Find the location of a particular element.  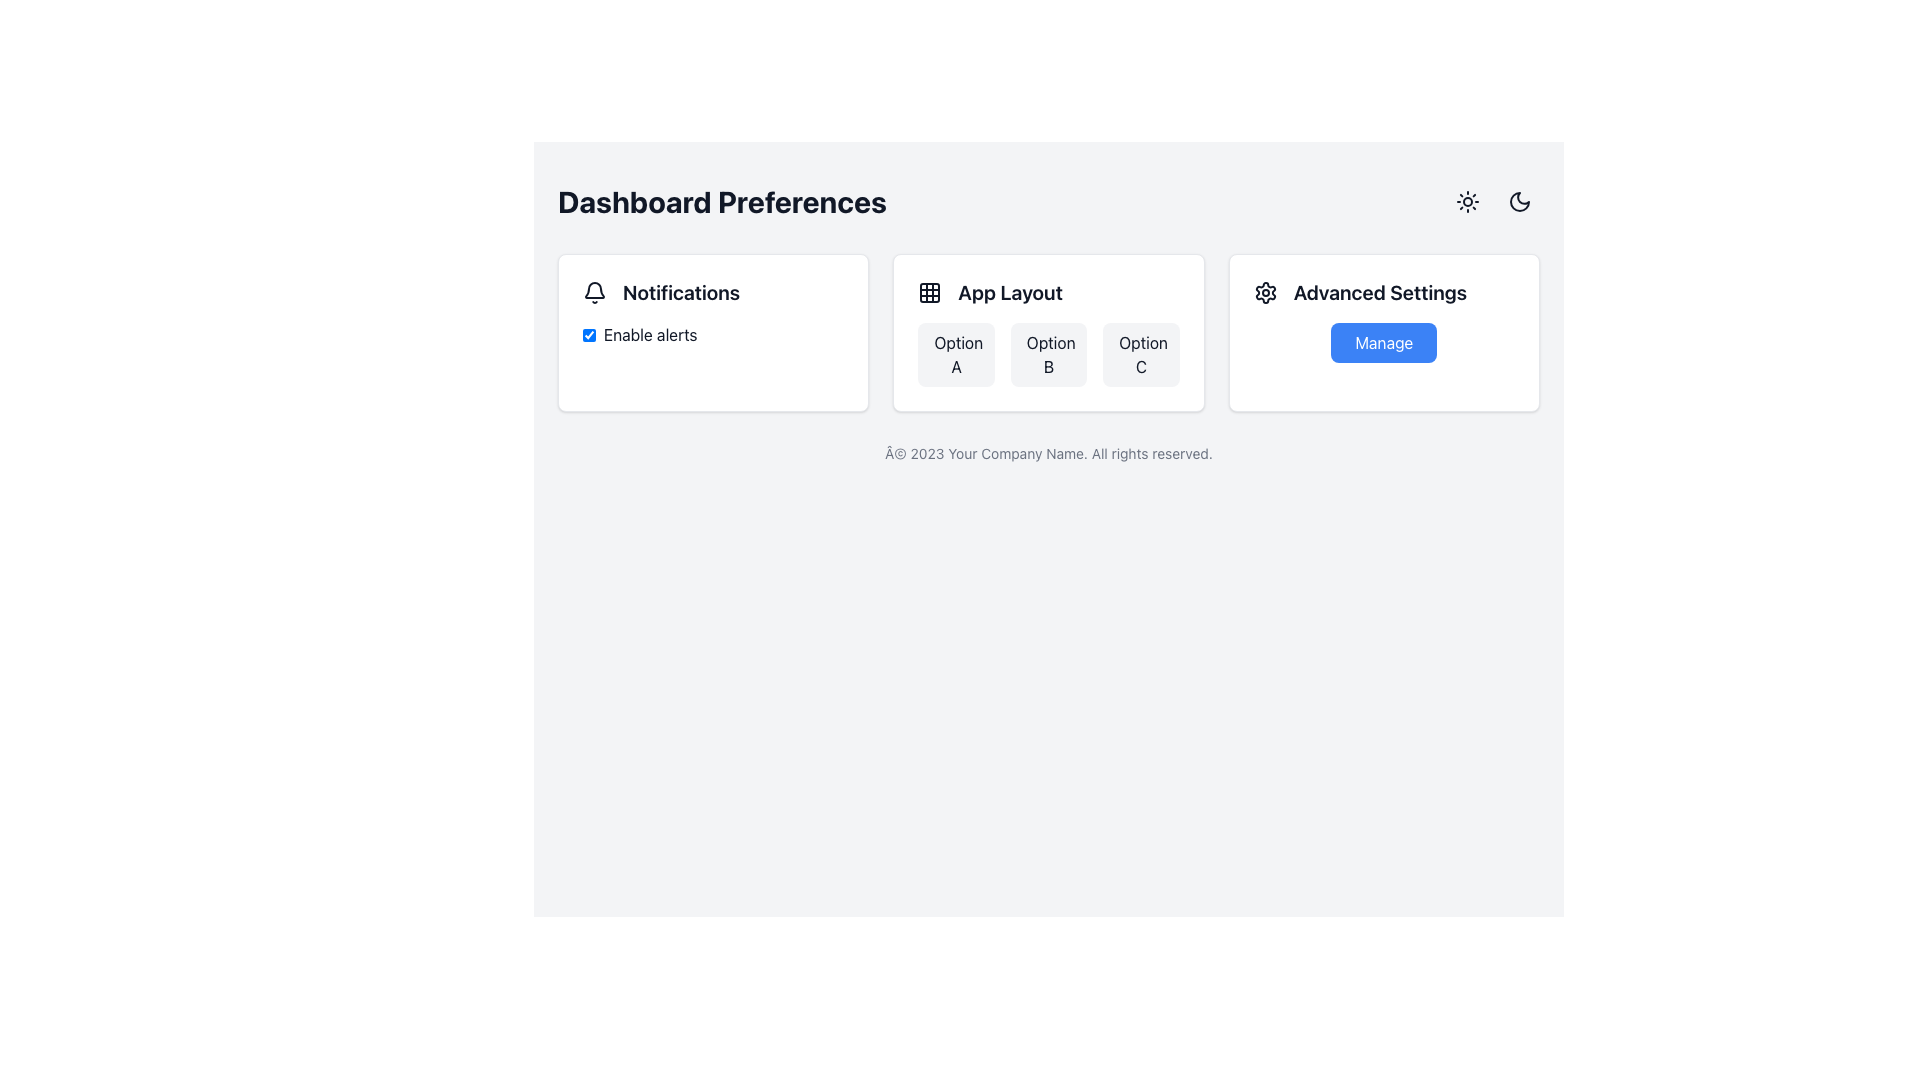

the circular button with a crescent moon icon located in the top-right corner of the interface is located at coordinates (1520, 201).